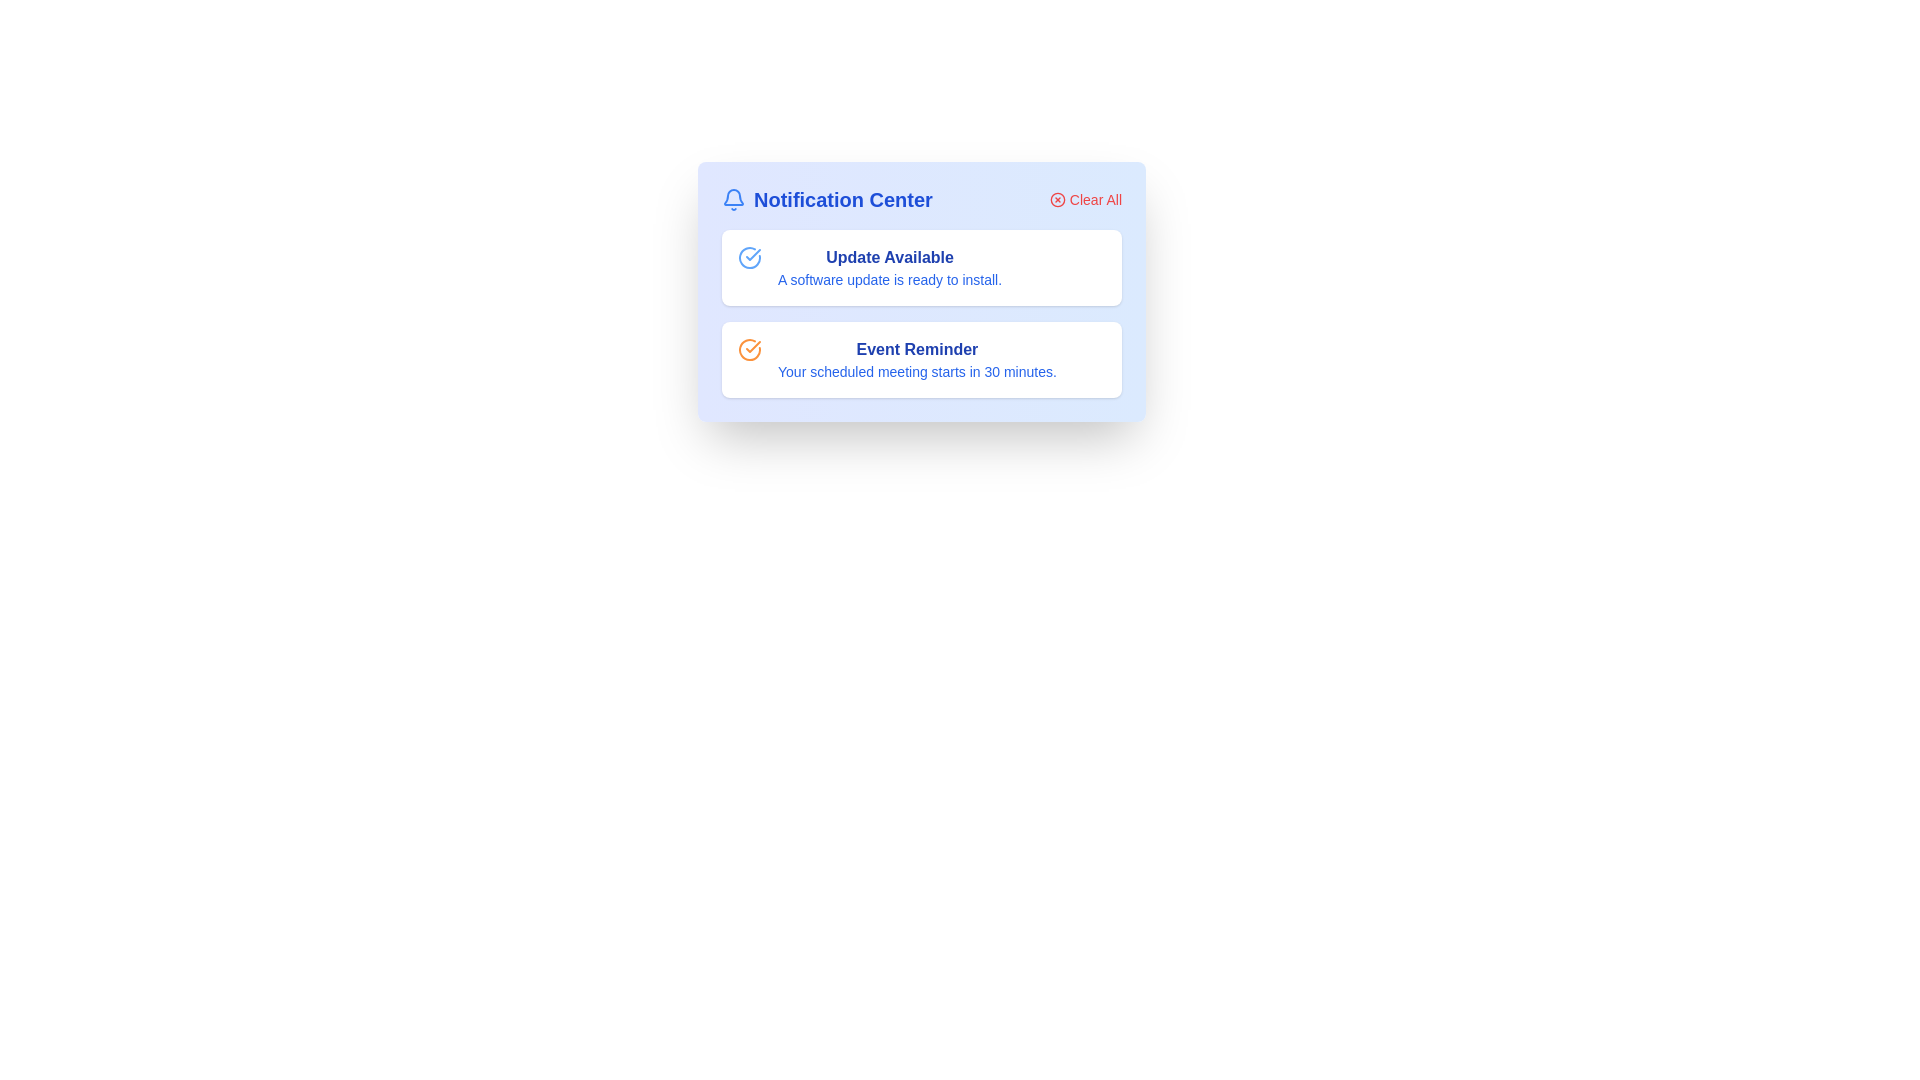  Describe the element at coordinates (733, 197) in the screenshot. I see `the notification icon located at the top-left area of the notification card, which is part of the 'Notification Center' section` at that location.